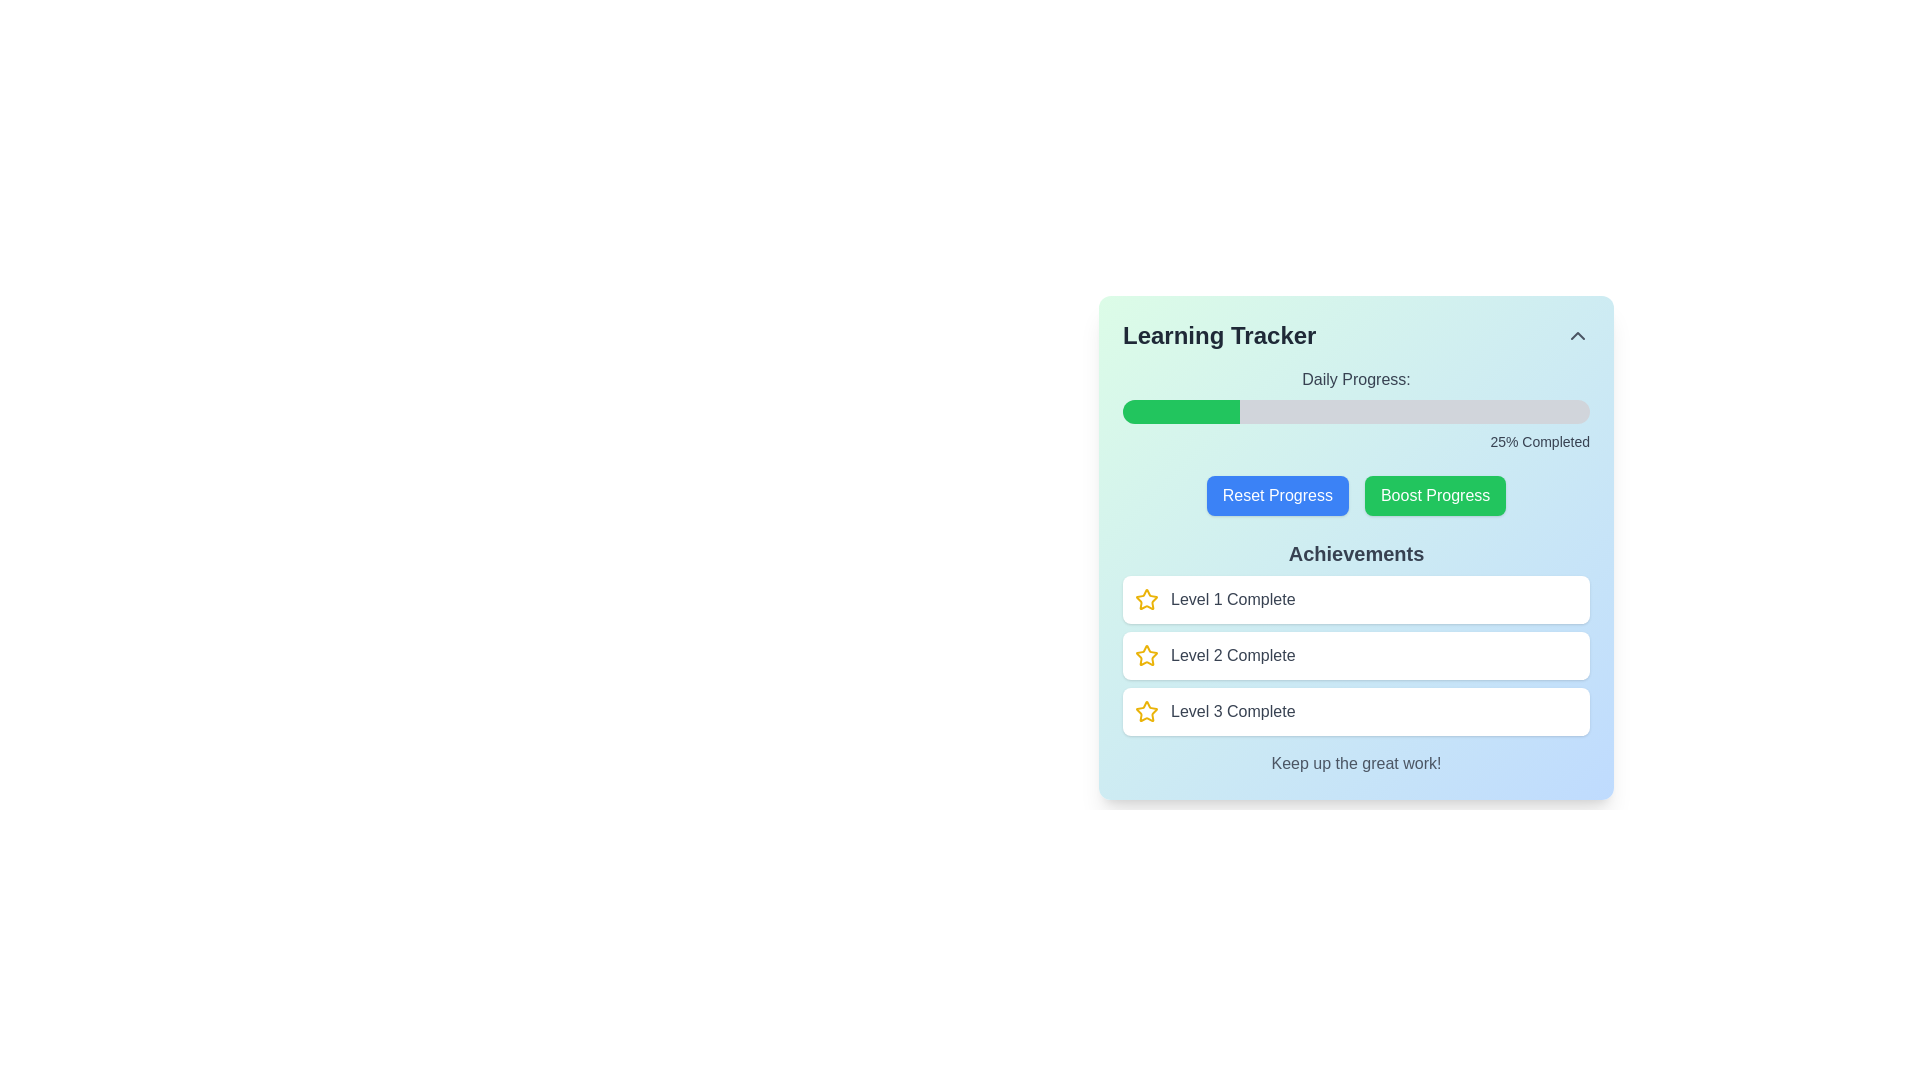  Describe the element at coordinates (1356, 763) in the screenshot. I see `the text element that displays 'Keep up the great work!' located at the bottom of the gradient-background card` at that location.